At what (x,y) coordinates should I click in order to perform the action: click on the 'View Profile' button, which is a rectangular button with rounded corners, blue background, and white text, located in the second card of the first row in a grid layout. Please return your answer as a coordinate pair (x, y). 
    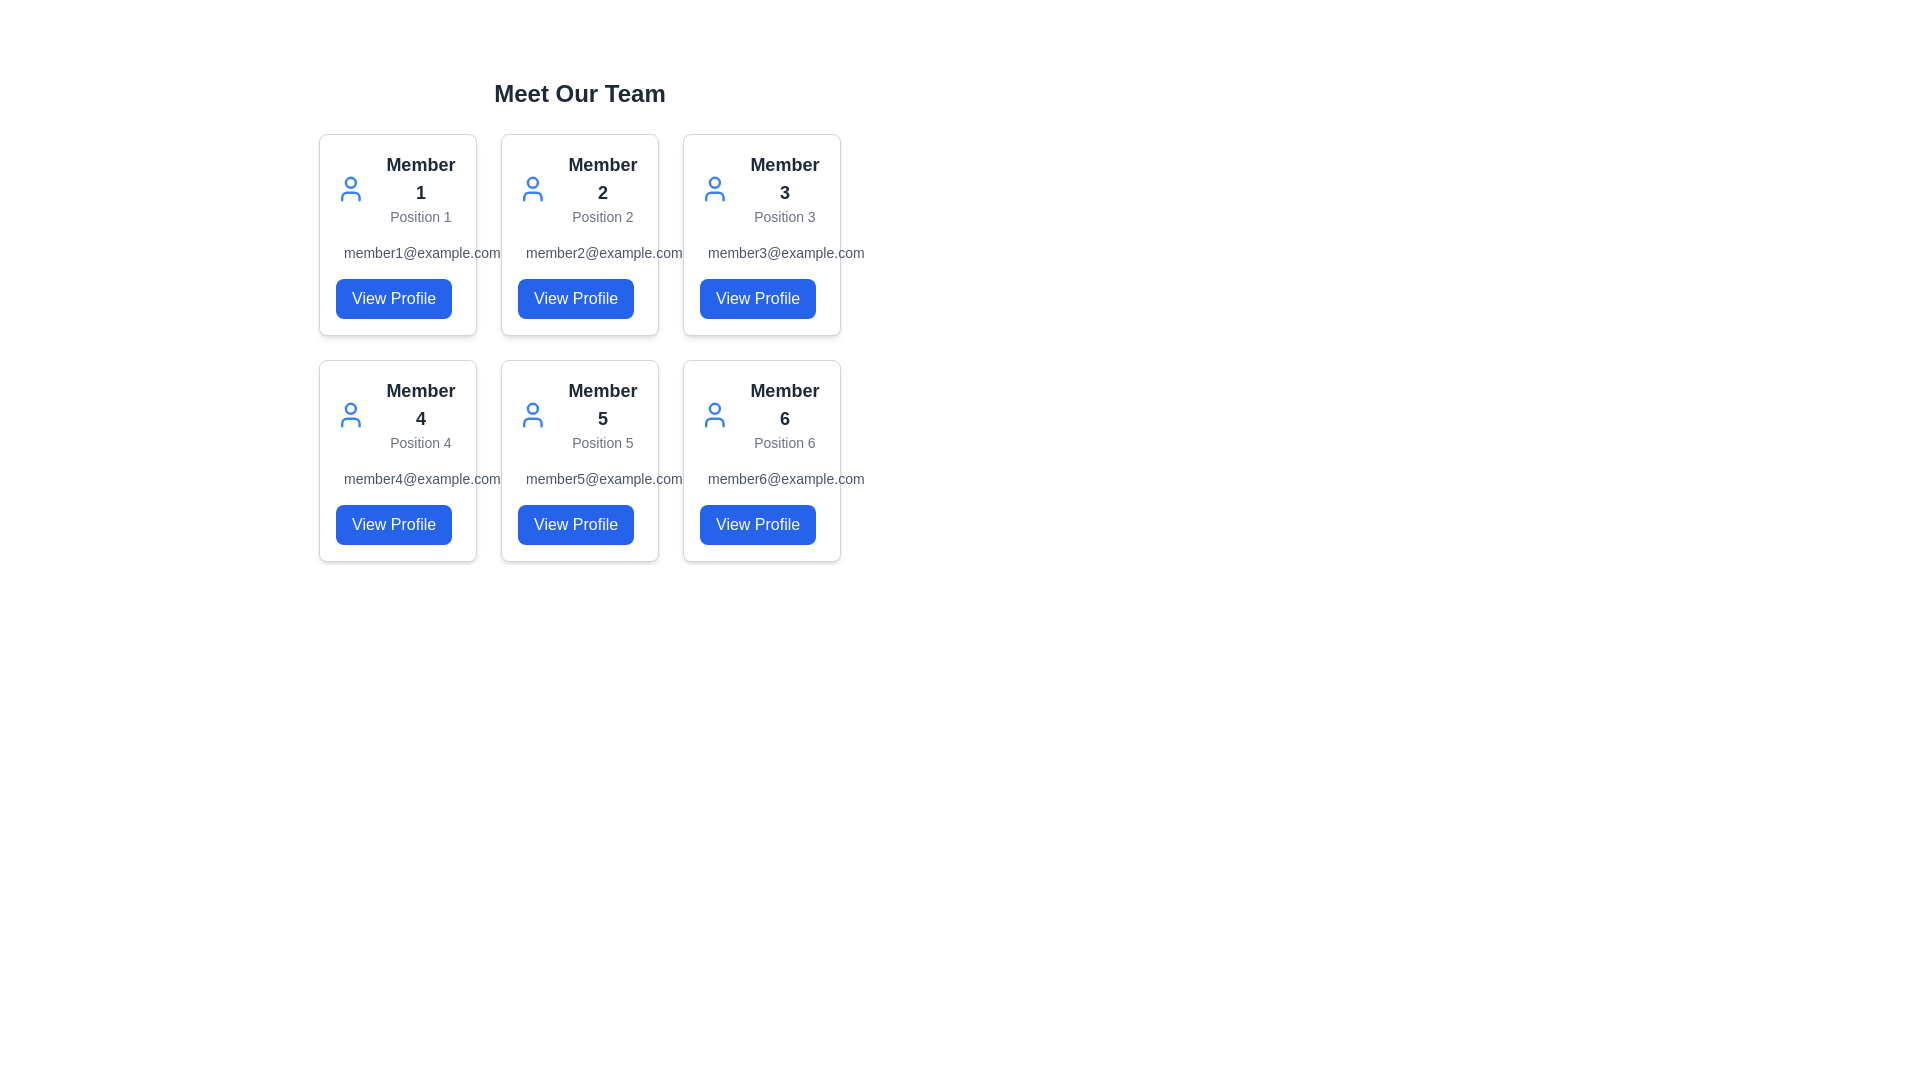
    Looking at the image, I should click on (575, 299).